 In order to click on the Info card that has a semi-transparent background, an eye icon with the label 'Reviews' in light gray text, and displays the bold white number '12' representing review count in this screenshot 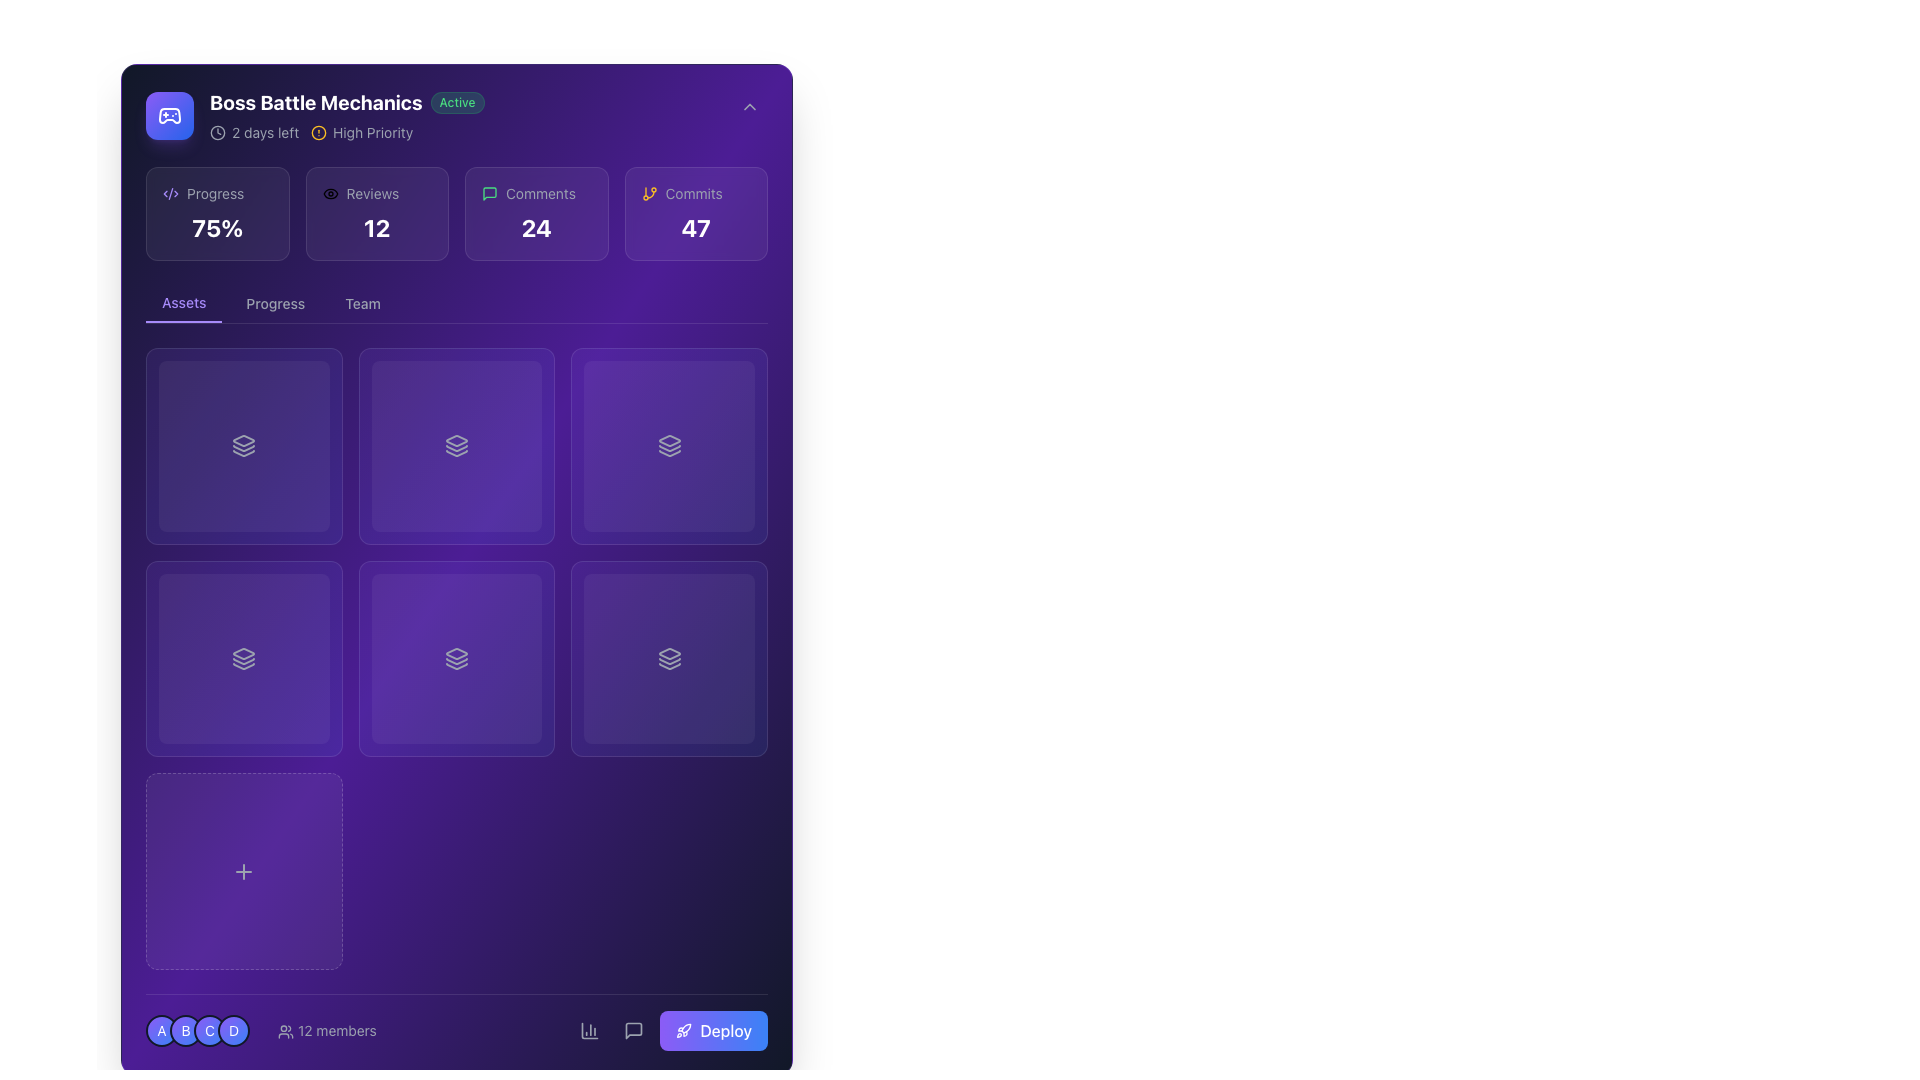, I will do `click(377, 213)`.